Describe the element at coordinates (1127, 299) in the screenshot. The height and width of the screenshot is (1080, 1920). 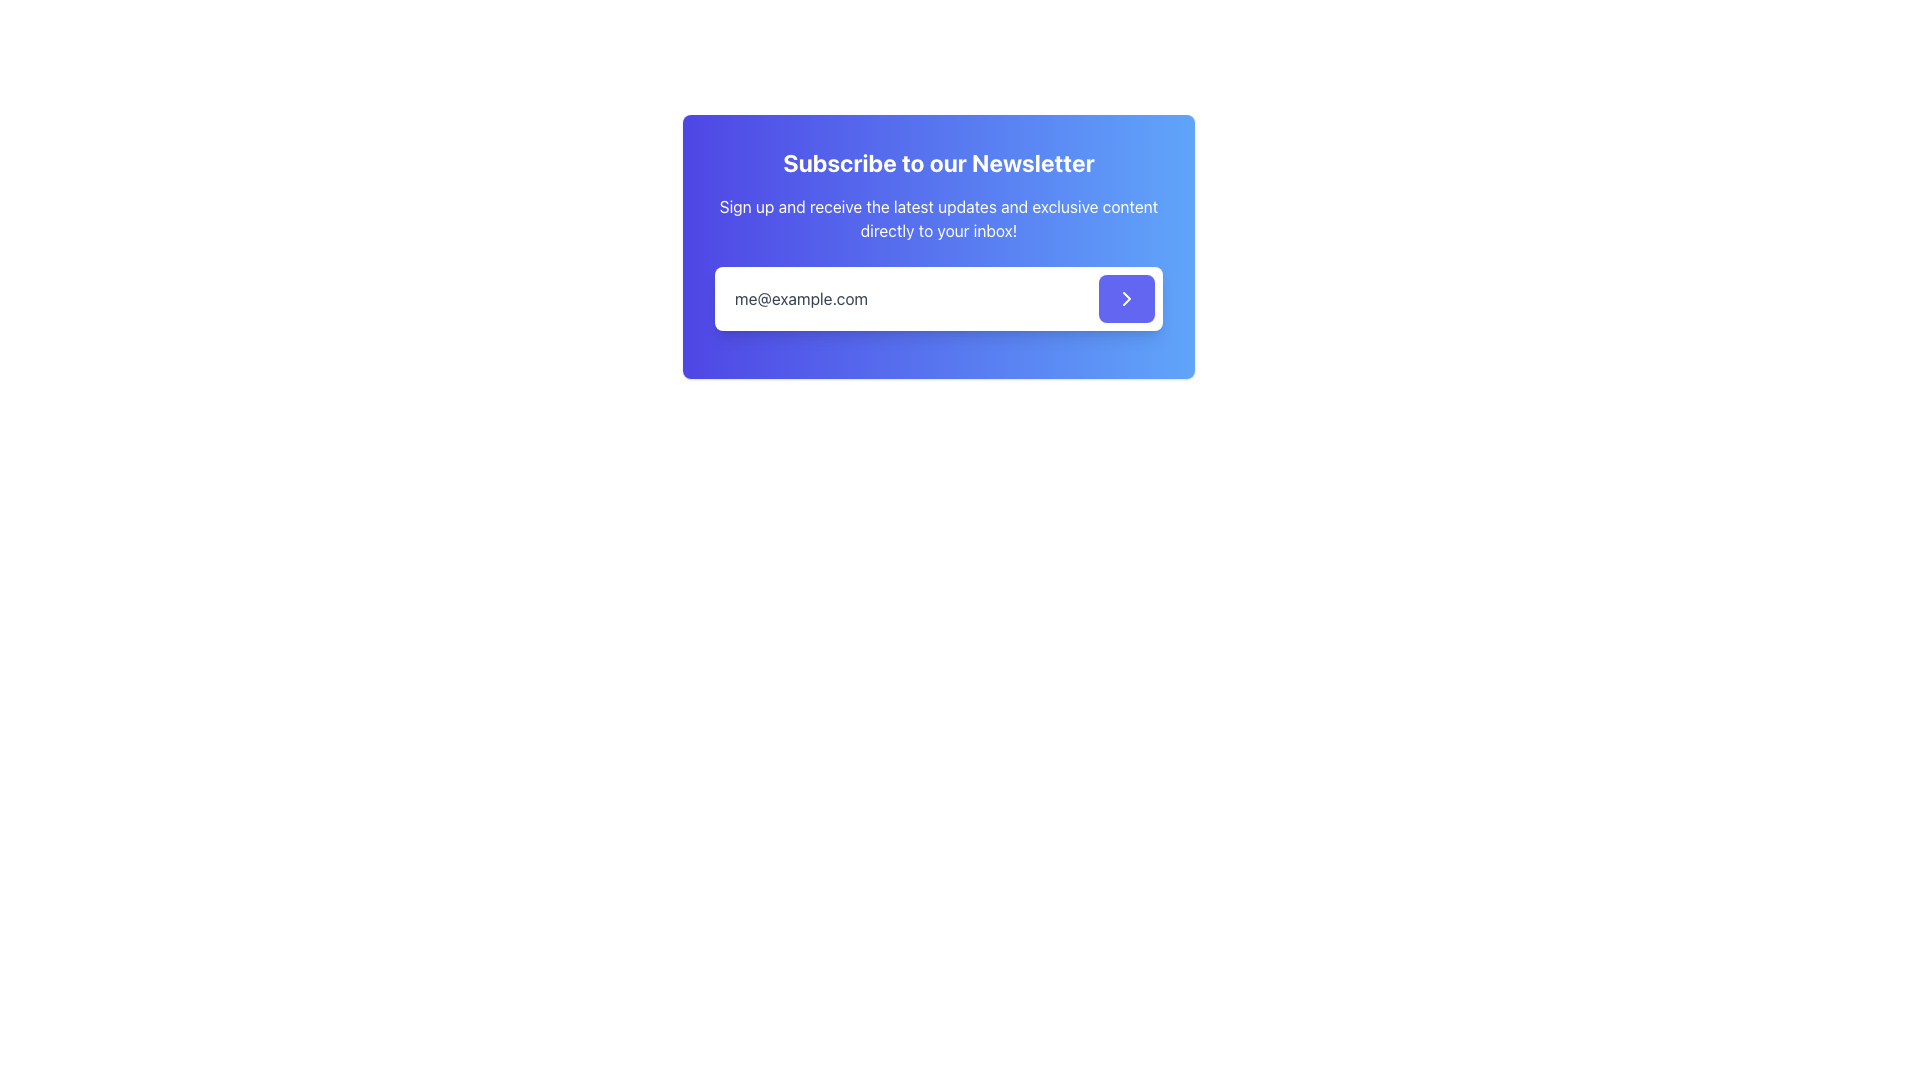
I see `the modern purple button with white text and a rightward-pointing chevron icon, located to the right of the text input field for interactive feedback` at that location.